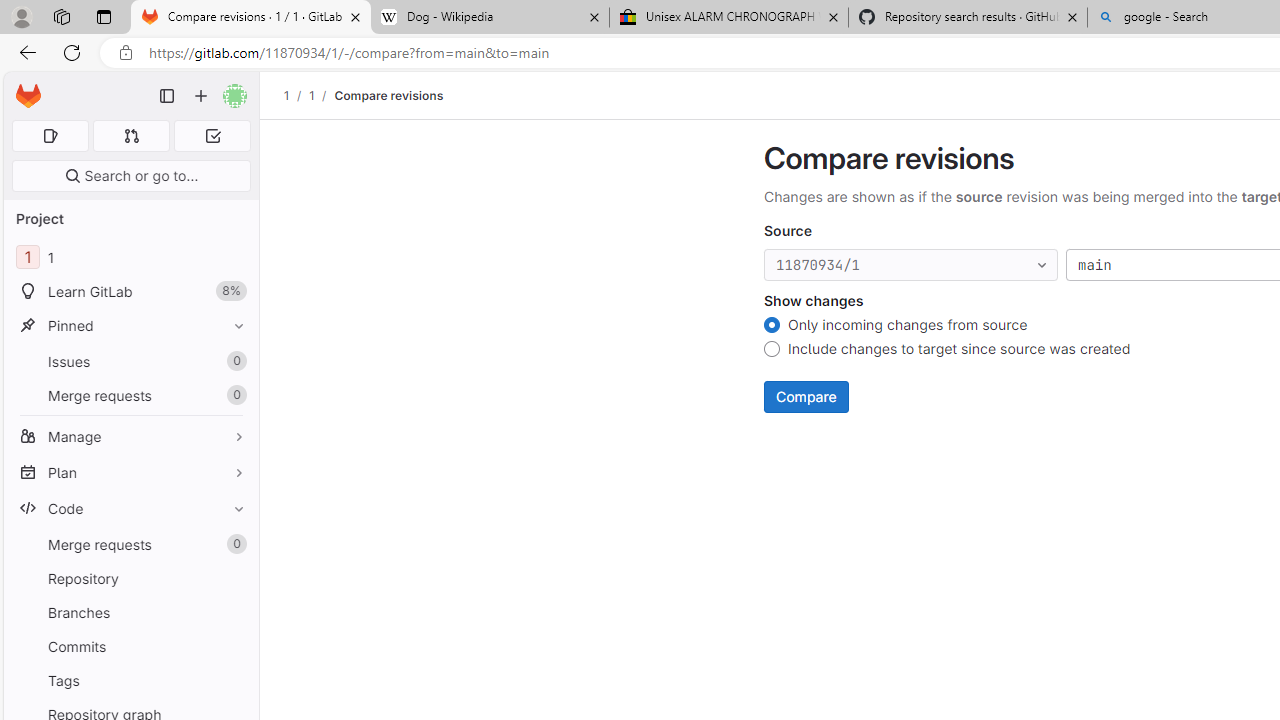  Describe the element at coordinates (130, 544) in the screenshot. I see `'Merge requests0'` at that location.